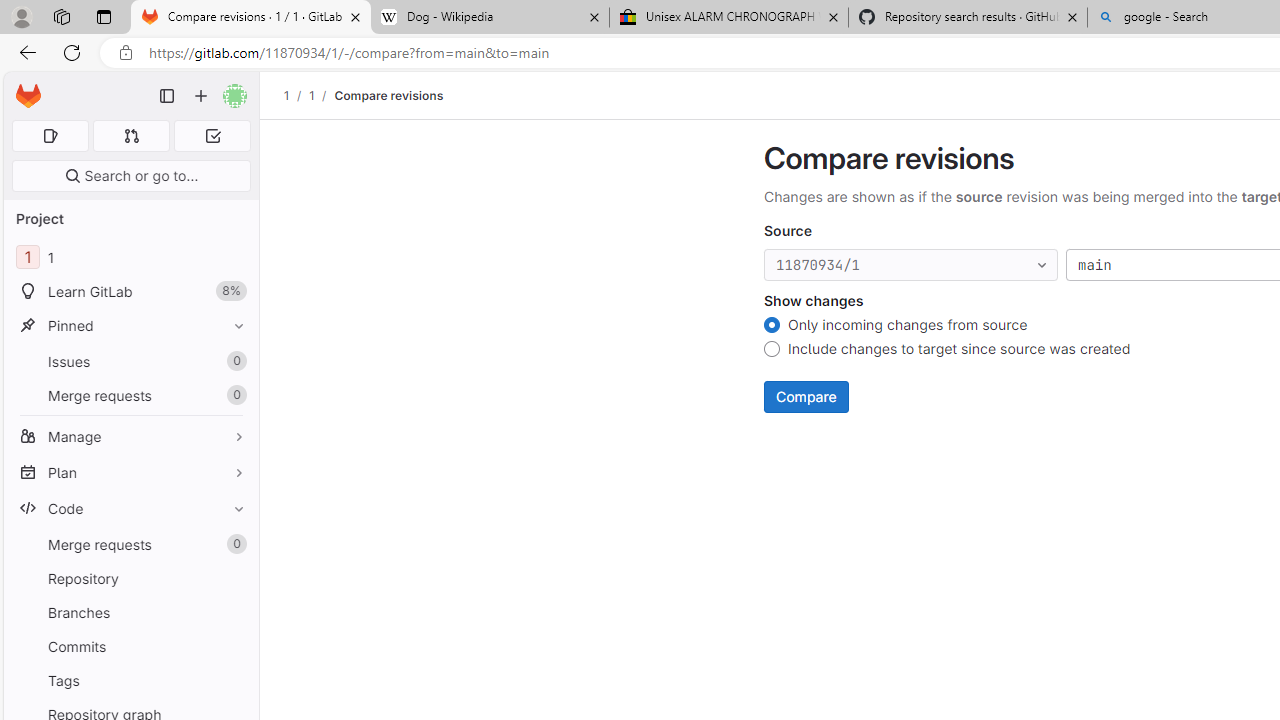  Describe the element at coordinates (130, 544) in the screenshot. I see `'Merge requests0'` at that location.